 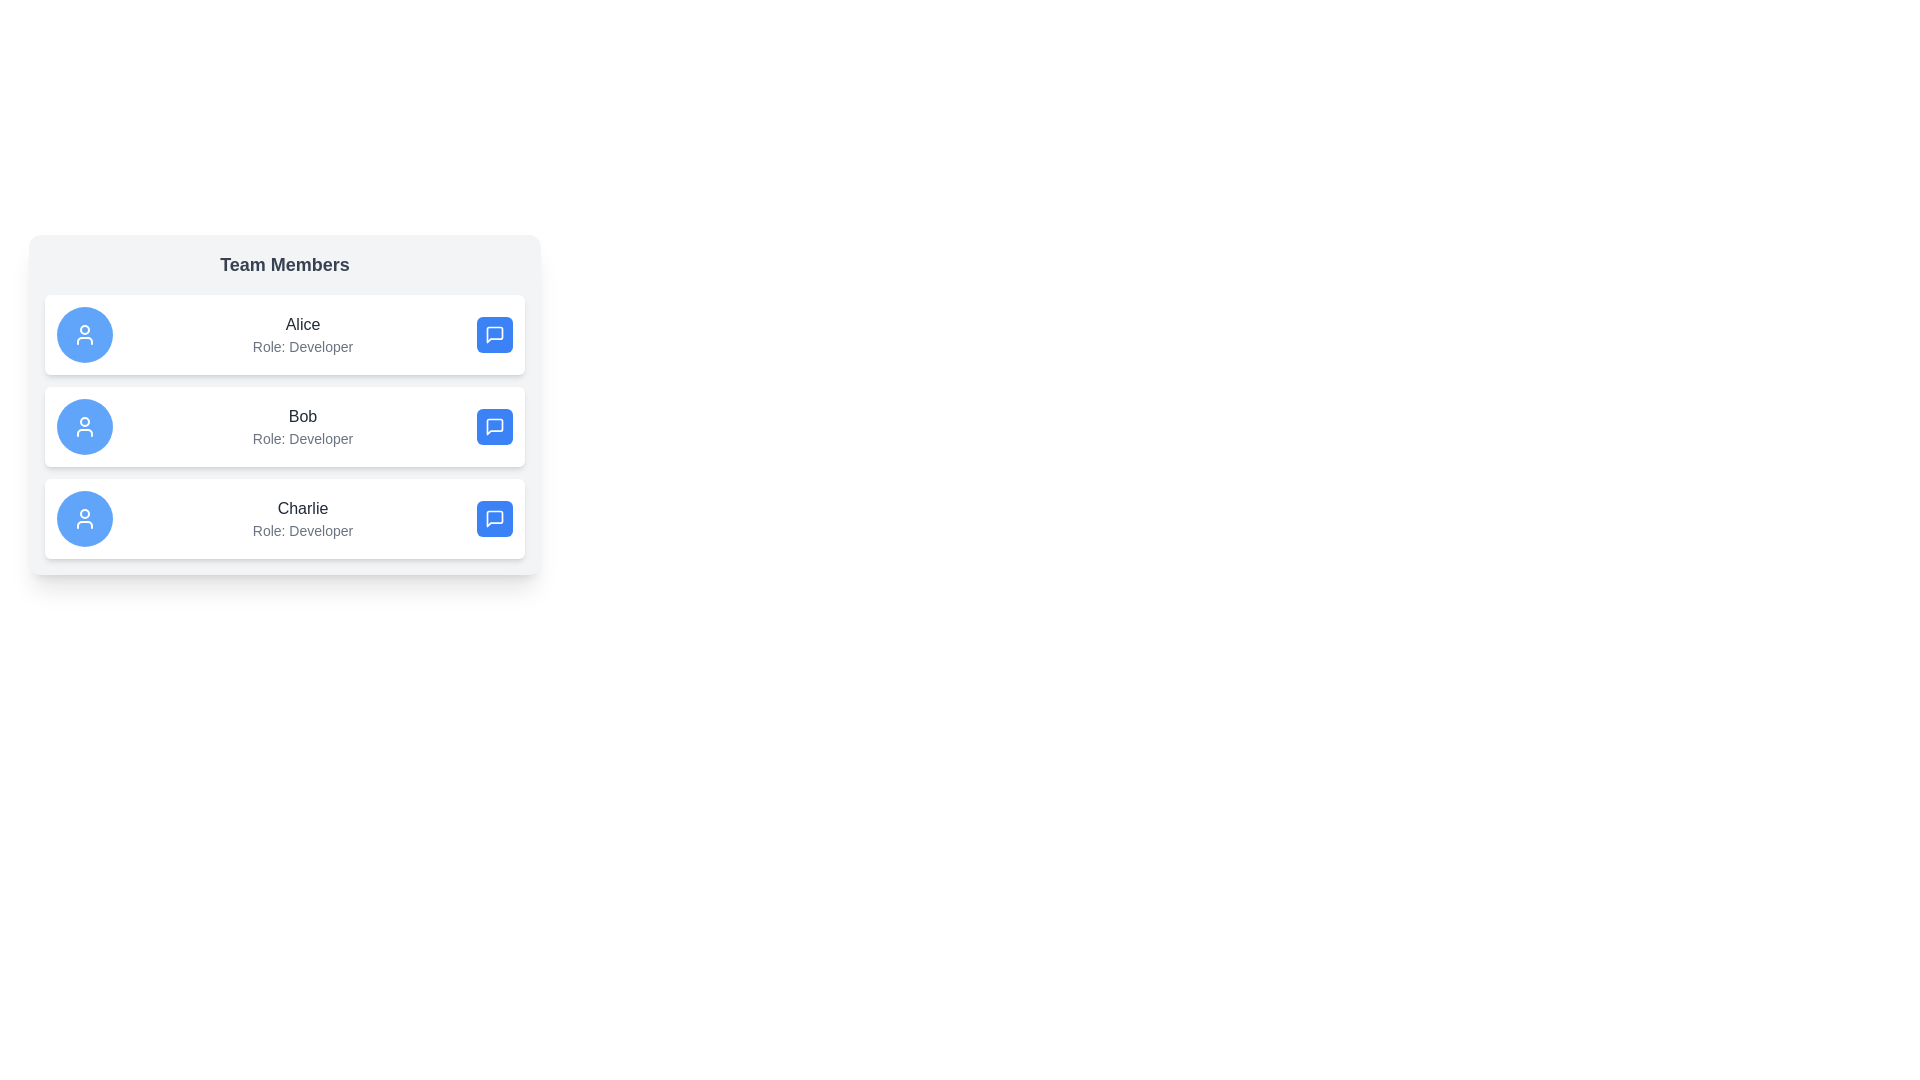 What do you see at coordinates (84, 334) in the screenshot?
I see `the user avatar icon within the circular blue background, which is the topmost avatar in the 'Team Members' list, located to the left of the 'Alice' entry` at bounding box center [84, 334].